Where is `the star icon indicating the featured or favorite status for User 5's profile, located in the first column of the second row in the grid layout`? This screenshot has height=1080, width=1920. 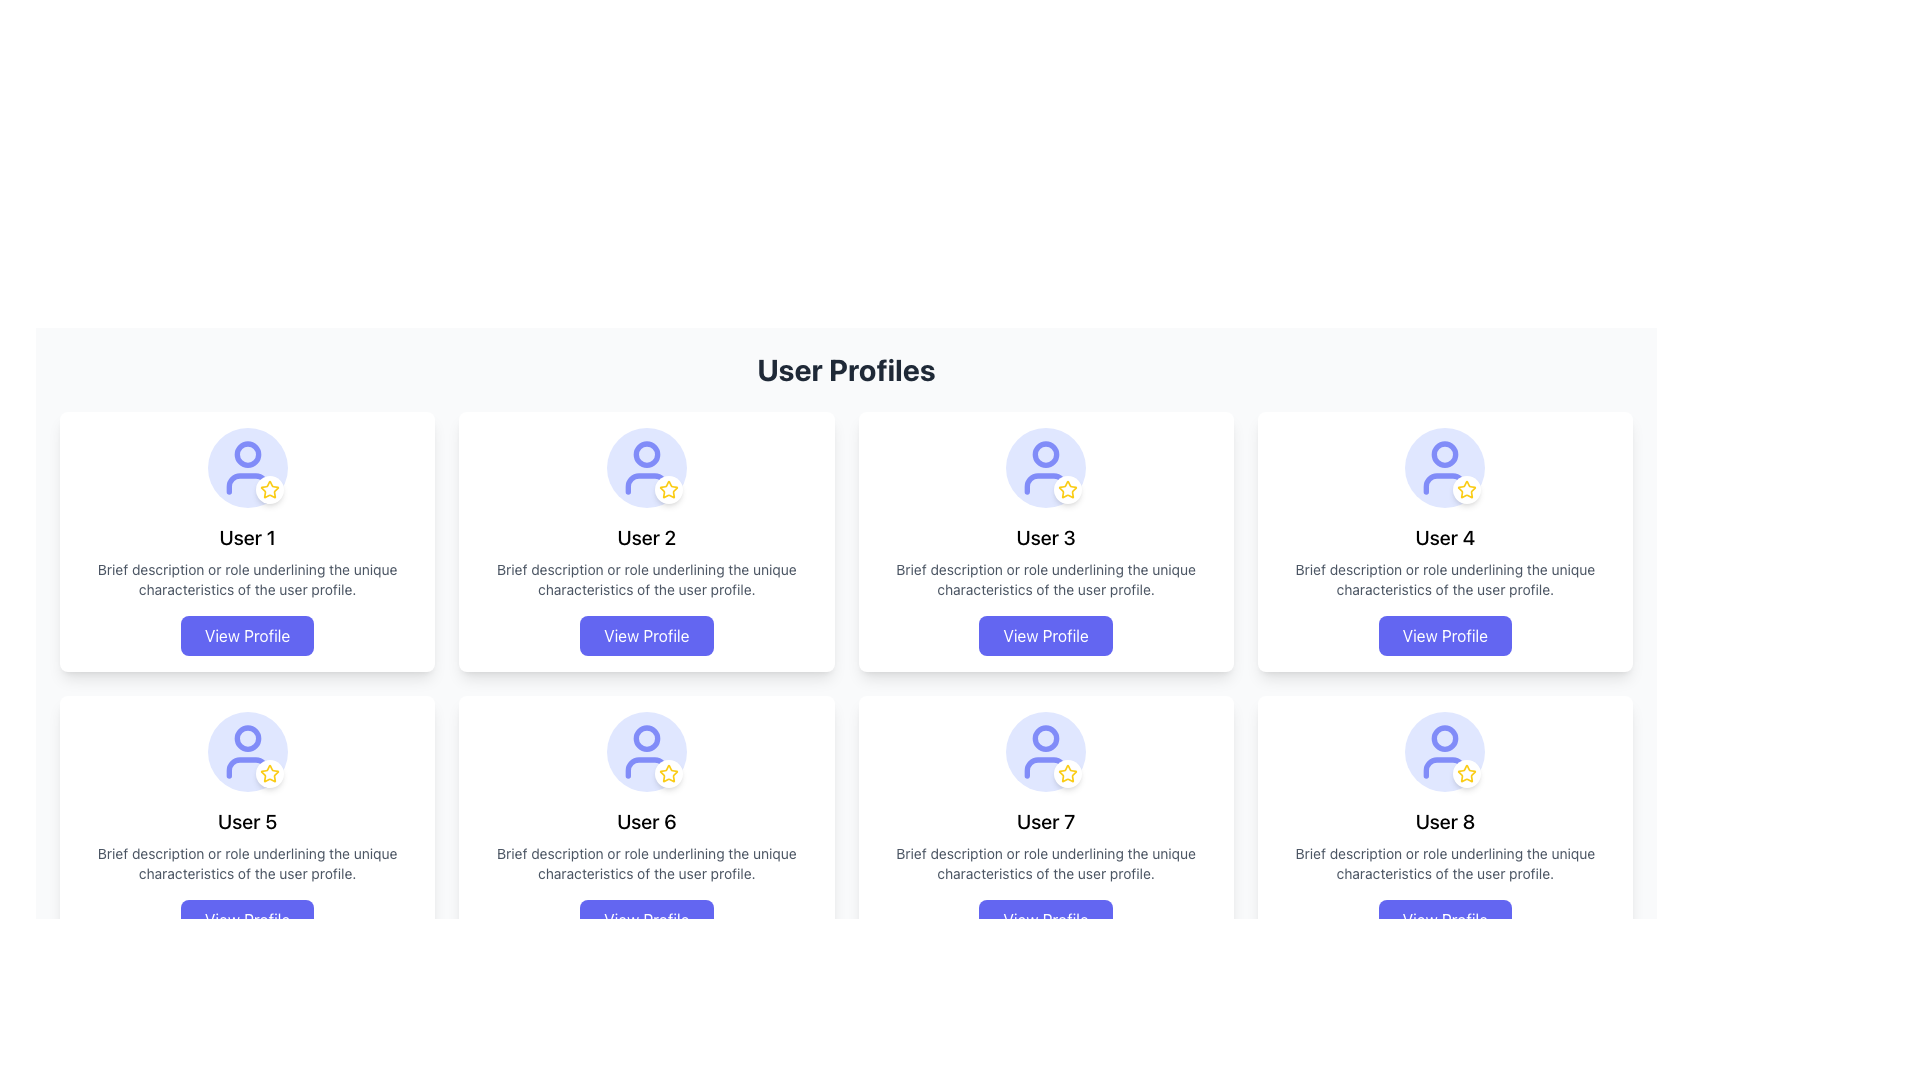 the star icon indicating the featured or favorite status for User 5's profile, located in the first column of the second row in the grid layout is located at coordinates (268, 772).